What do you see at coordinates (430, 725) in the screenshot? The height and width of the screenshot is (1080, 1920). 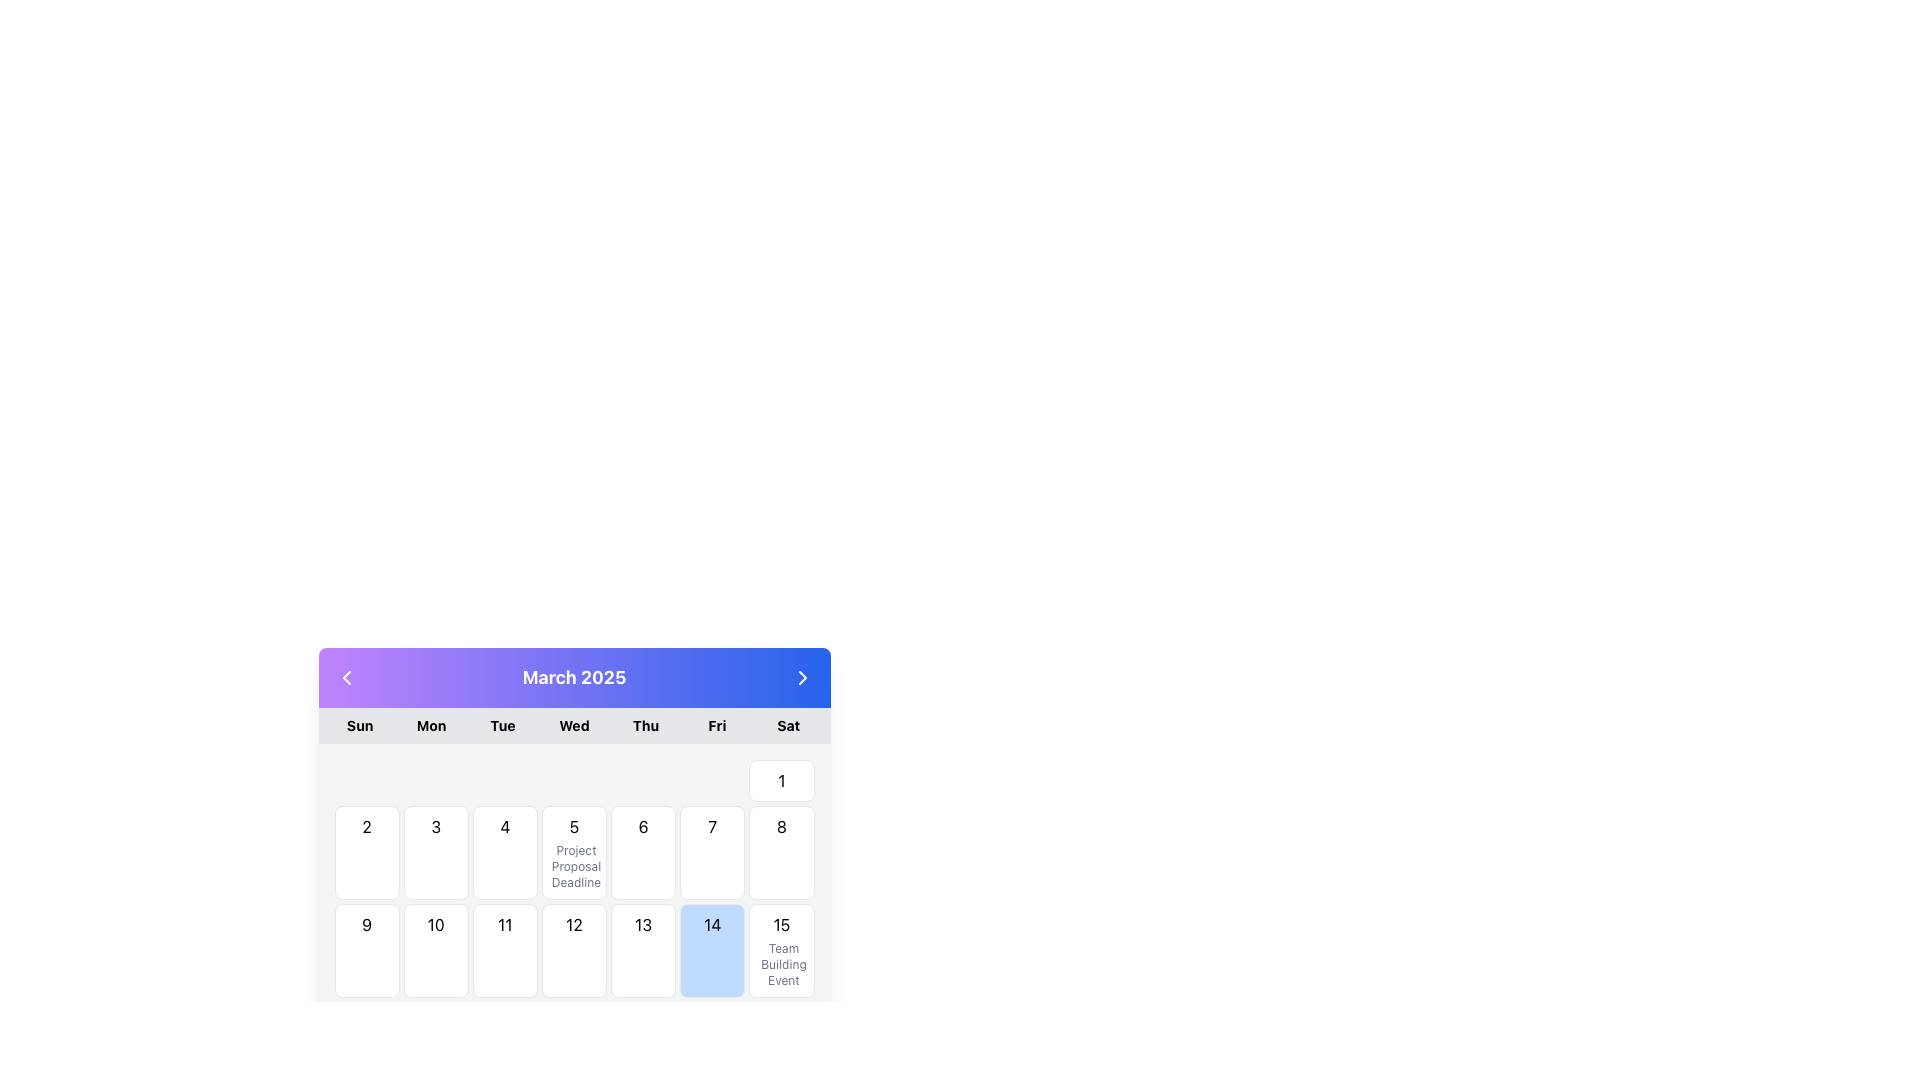 I see `the day name label in the calendar interface located in the second column below the header 'March 2025'` at bounding box center [430, 725].